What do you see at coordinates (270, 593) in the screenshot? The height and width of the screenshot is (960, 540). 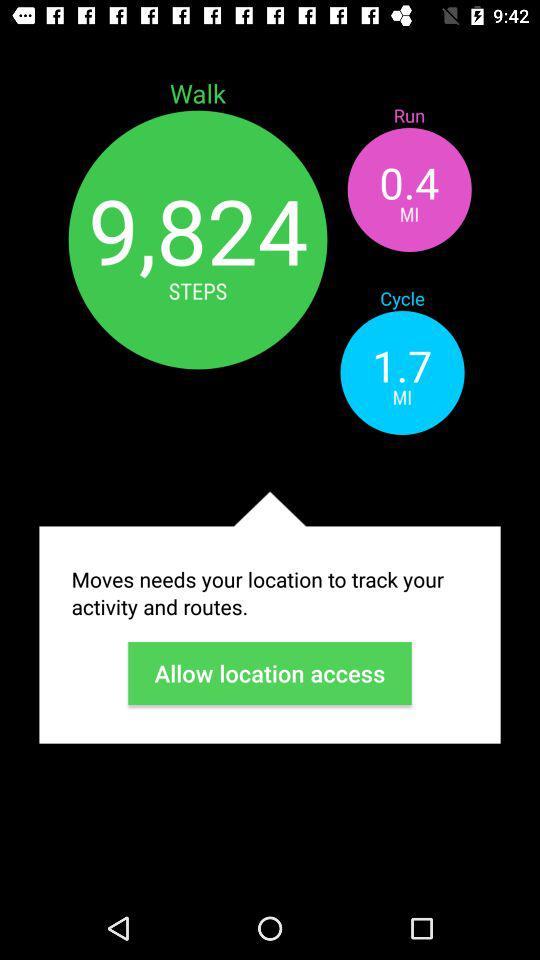 I see `icon above allow location access` at bounding box center [270, 593].